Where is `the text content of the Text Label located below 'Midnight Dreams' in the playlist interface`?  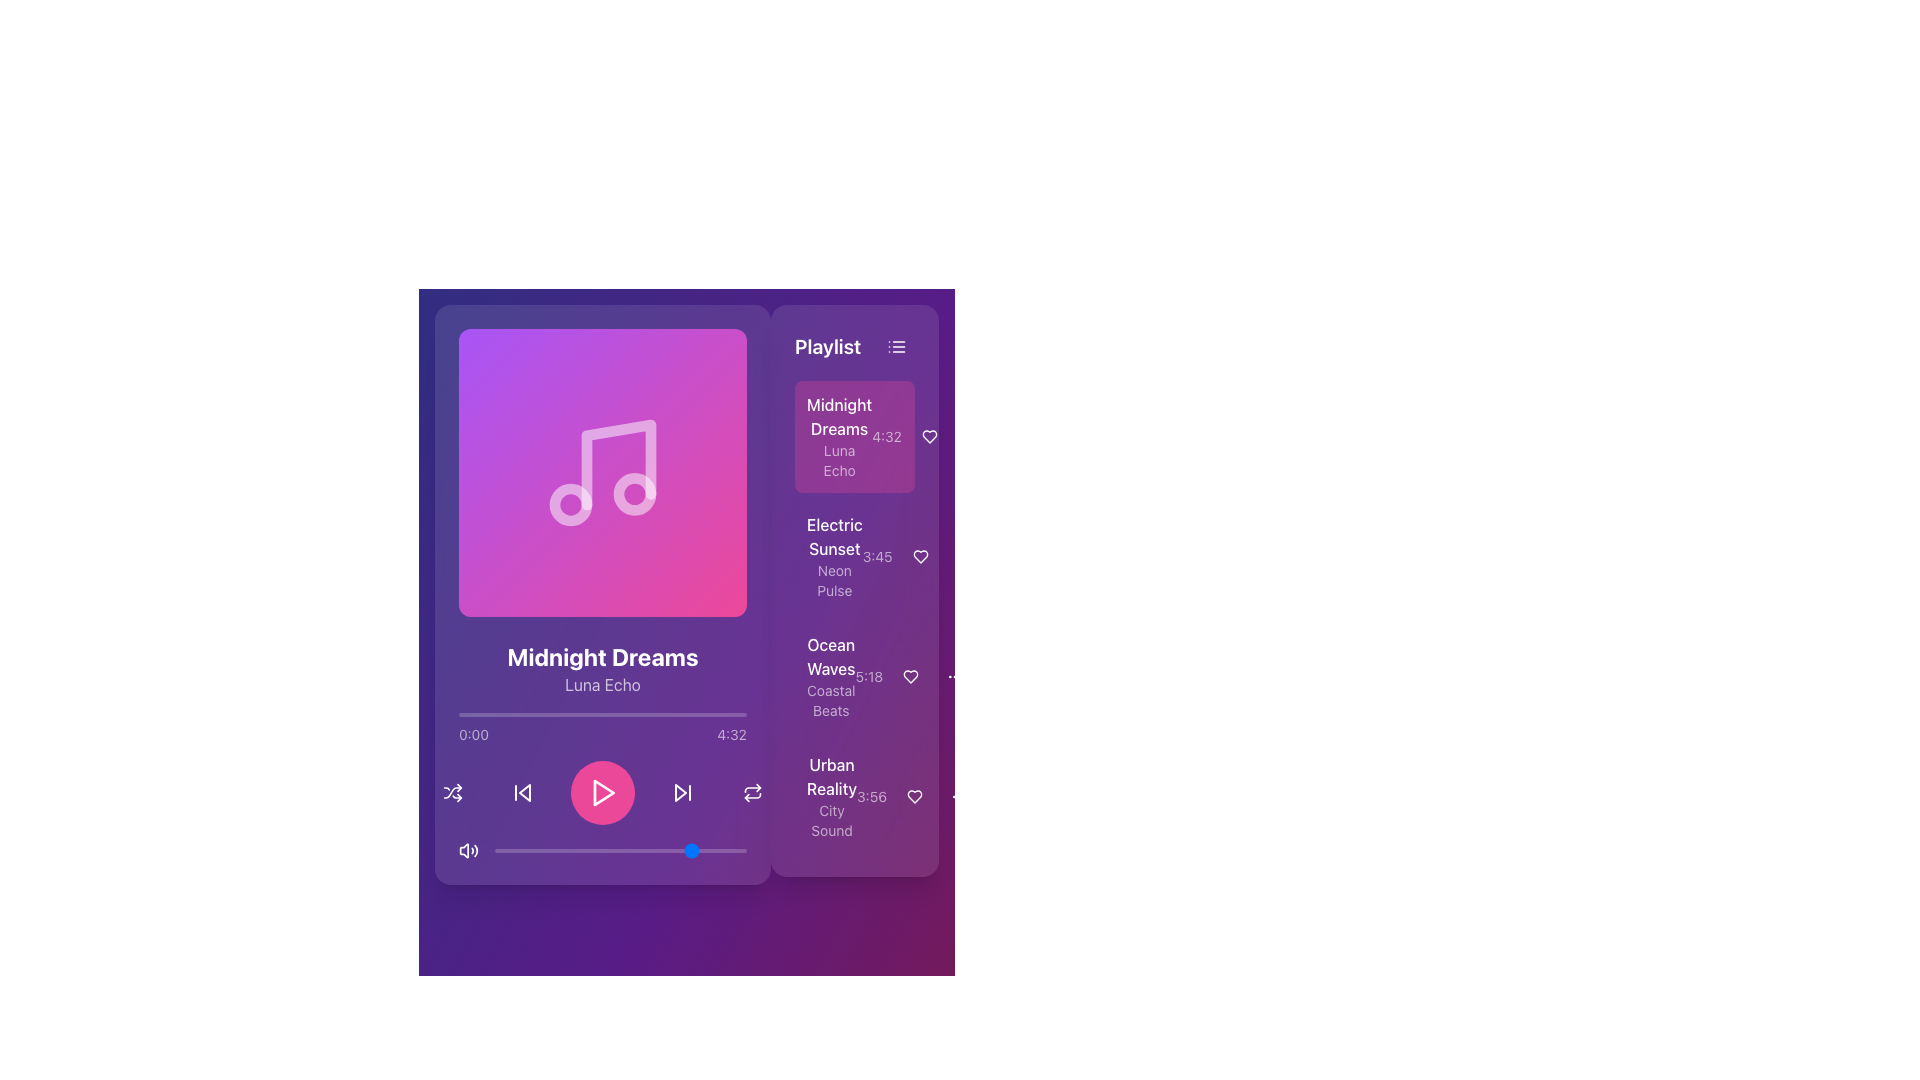 the text content of the Text Label located below 'Midnight Dreams' in the playlist interface is located at coordinates (839, 461).